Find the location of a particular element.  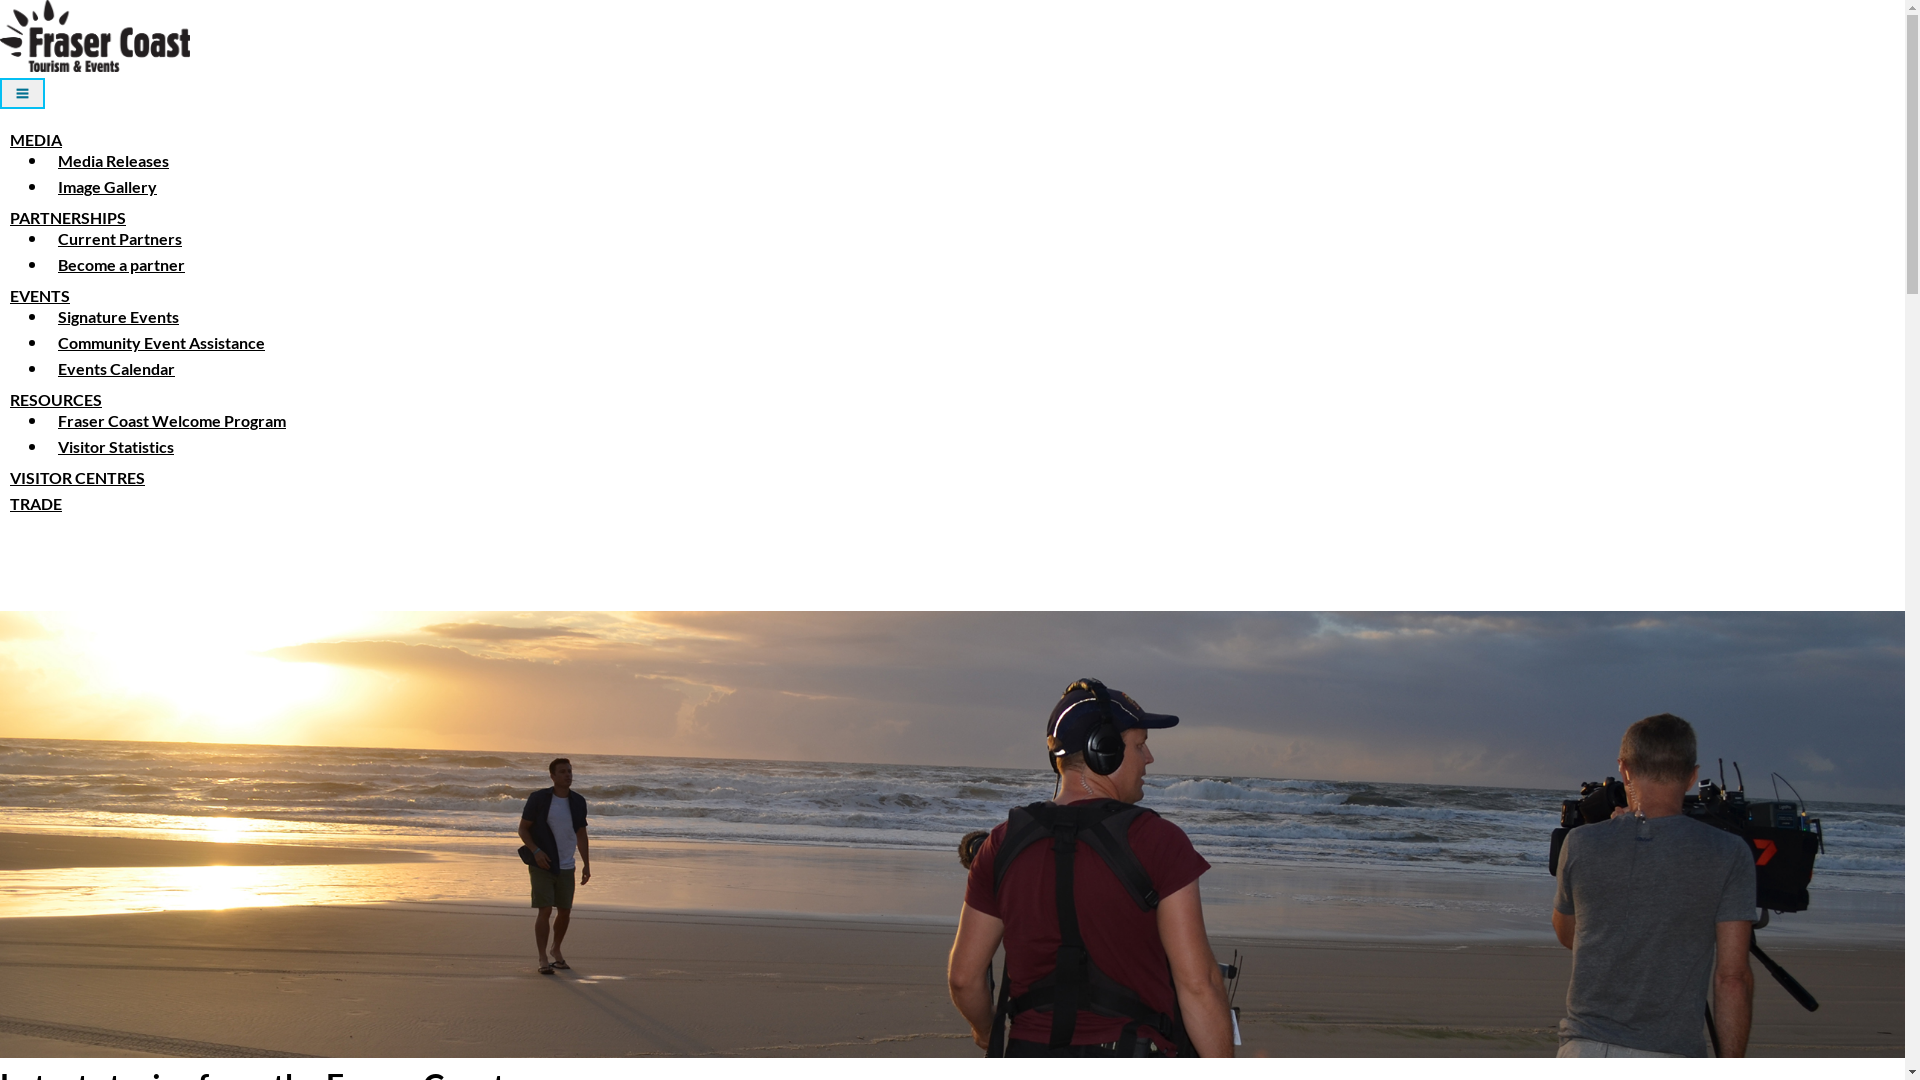

'VISITOR CENTRES' is located at coordinates (0, 477).